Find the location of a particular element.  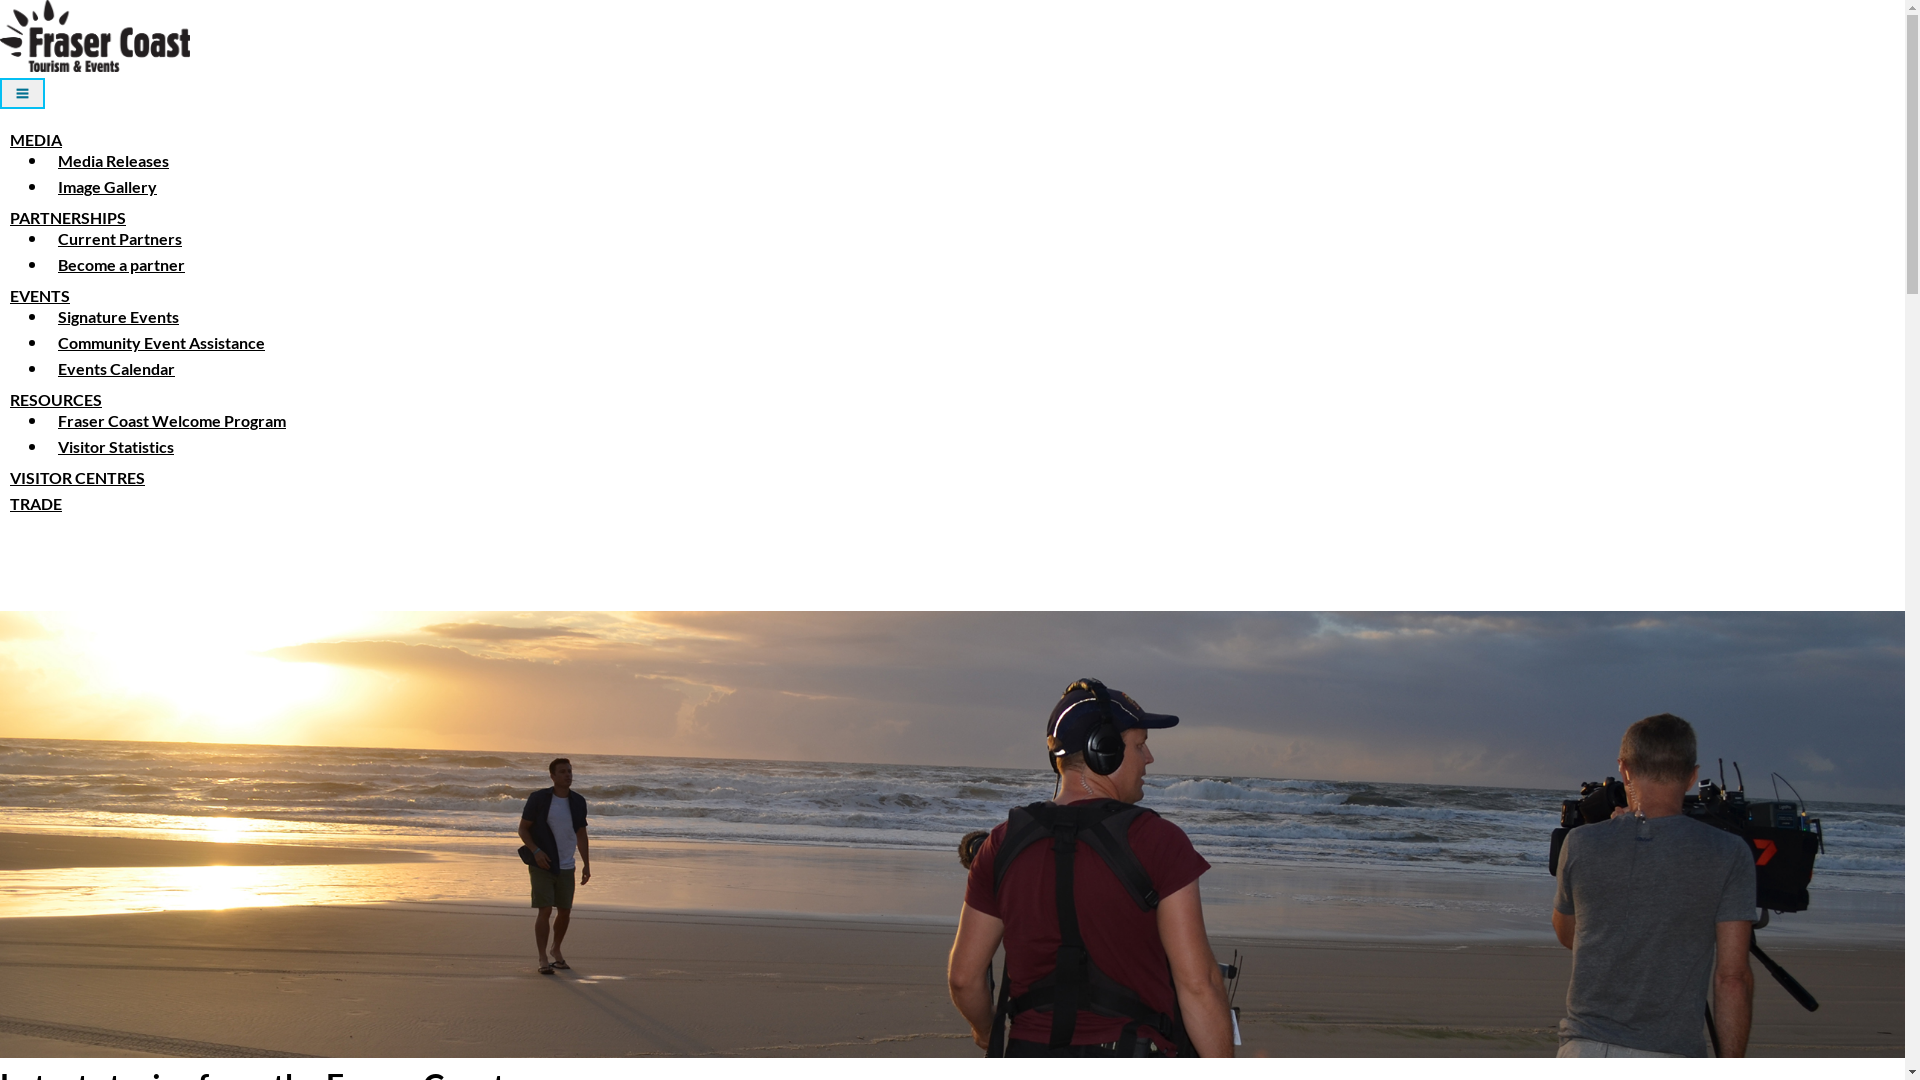

'VISITOR CENTRES' is located at coordinates (0, 477).